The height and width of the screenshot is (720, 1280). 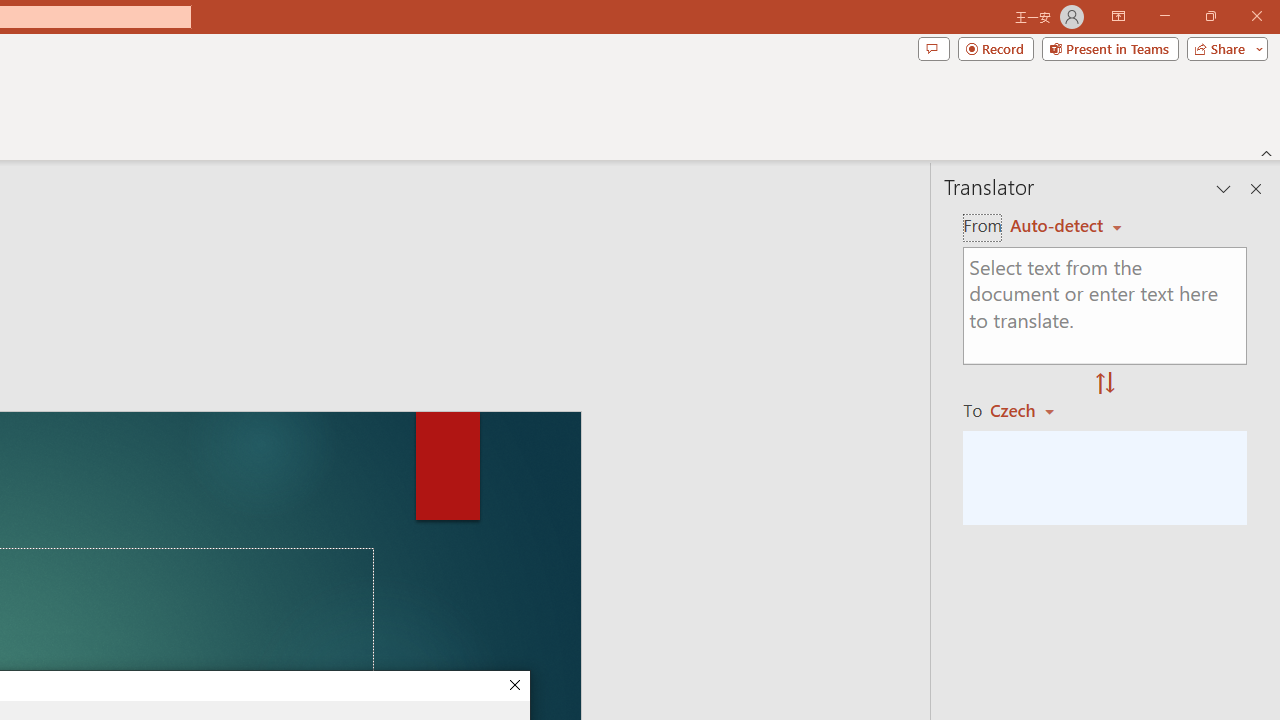 I want to click on 'Auto-detect', so click(x=1065, y=225).